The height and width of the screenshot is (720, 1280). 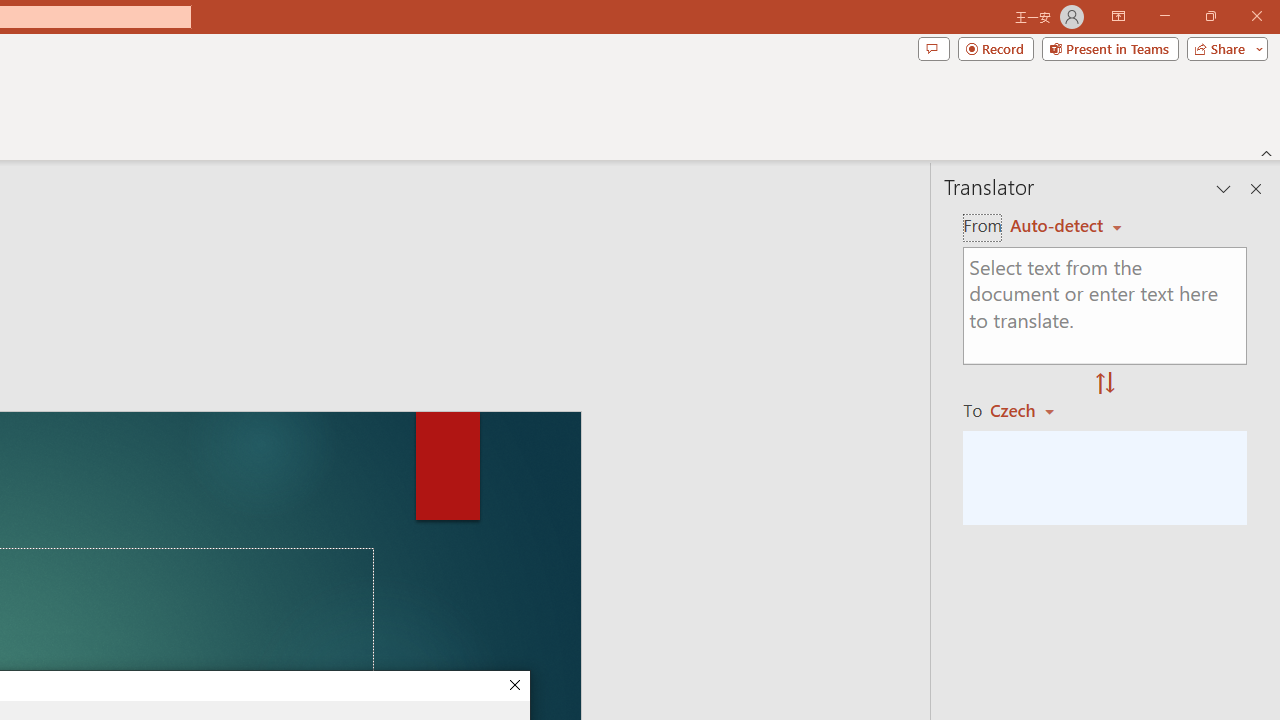 I want to click on 'Auto-detect', so click(x=1065, y=225).